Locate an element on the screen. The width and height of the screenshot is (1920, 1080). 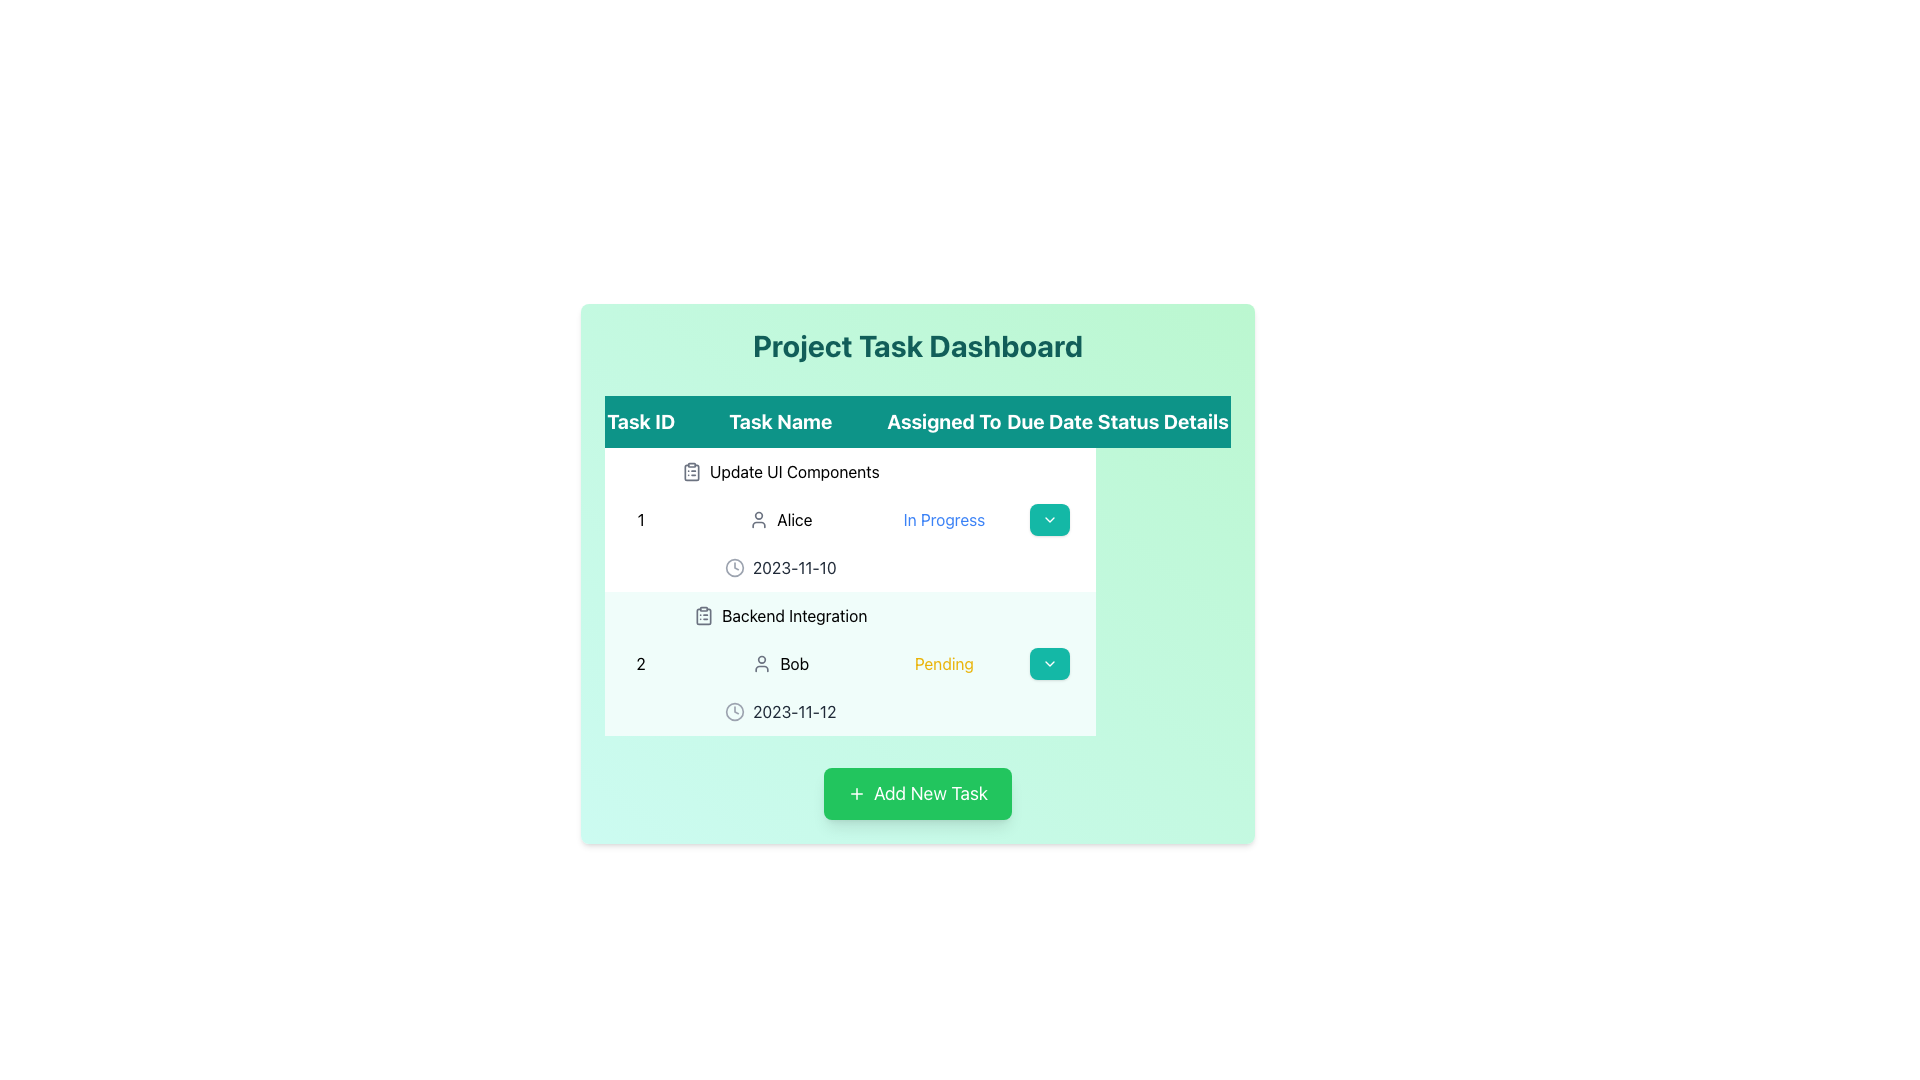
the button in the second row of the task table under the 'Details' column is located at coordinates (1049, 663).